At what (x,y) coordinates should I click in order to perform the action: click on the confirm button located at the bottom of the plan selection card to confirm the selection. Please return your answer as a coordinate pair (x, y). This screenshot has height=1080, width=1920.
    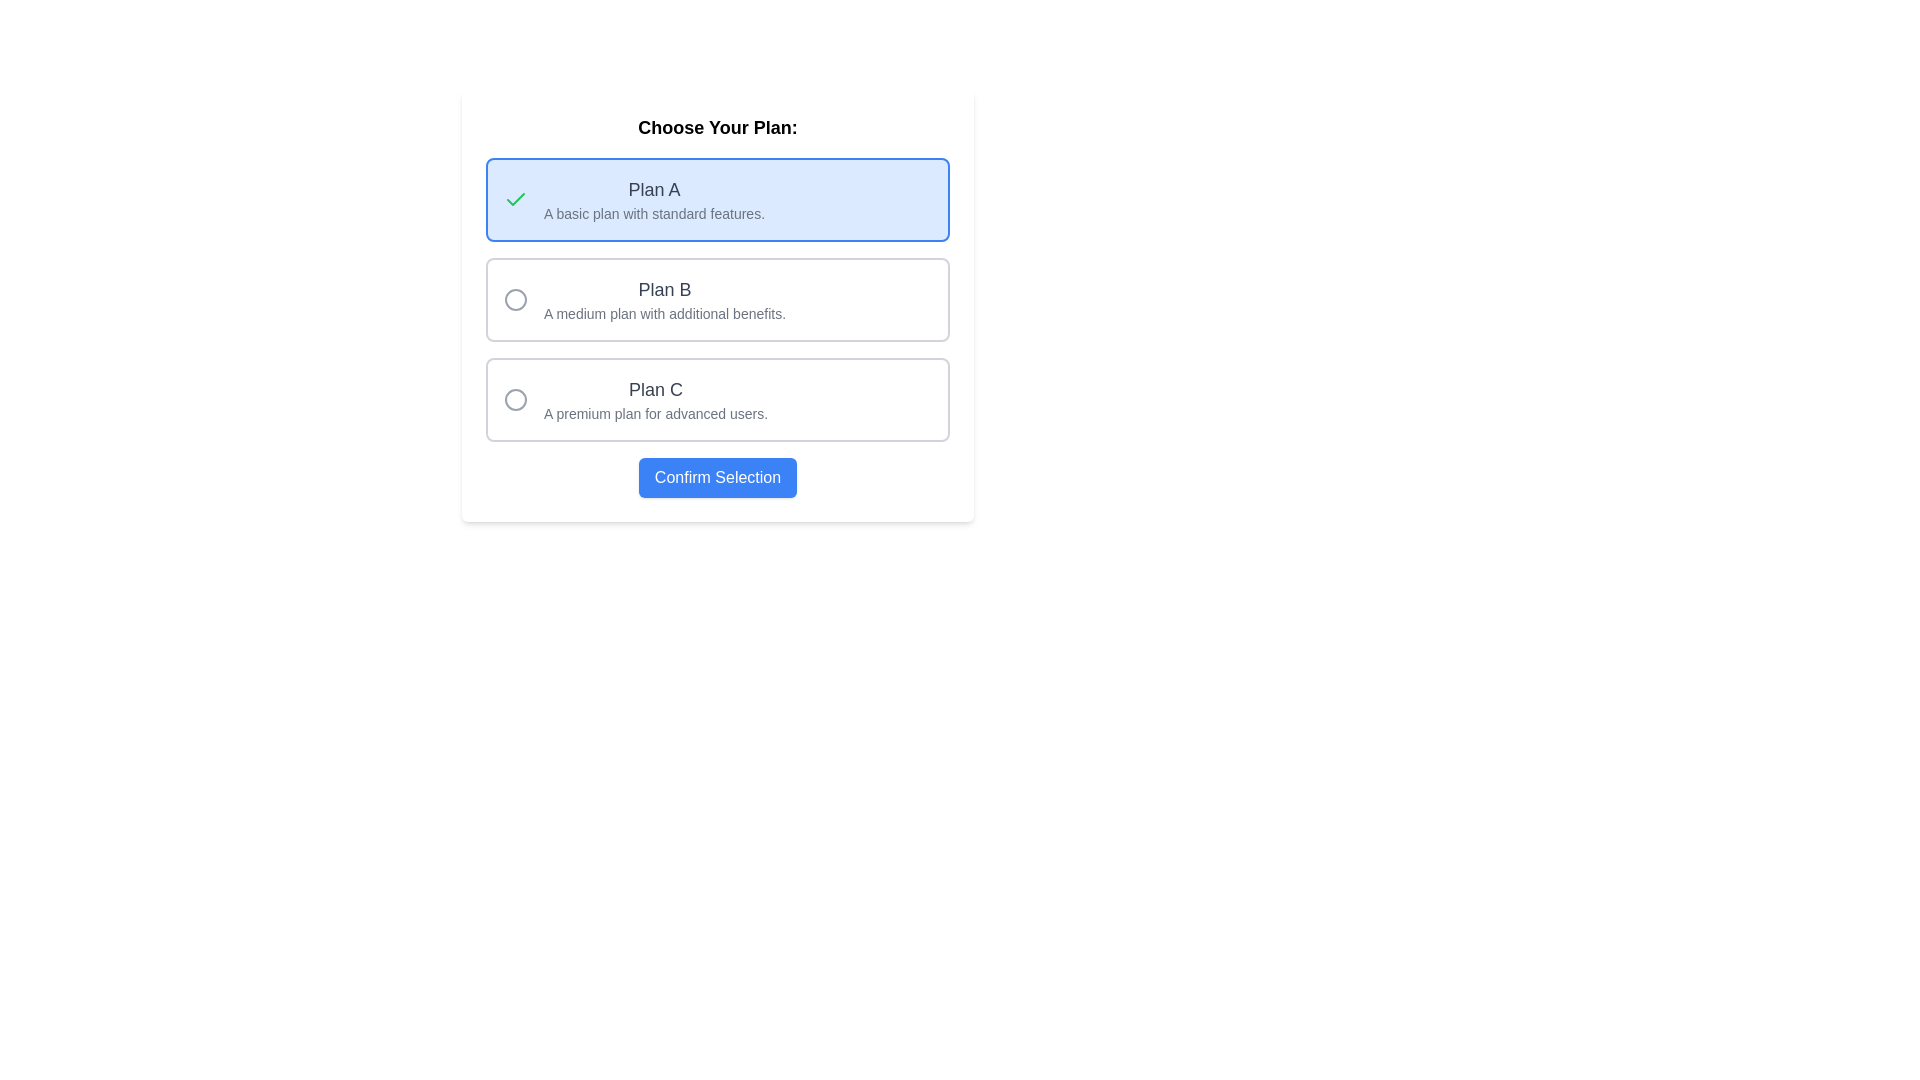
    Looking at the image, I should click on (718, 478).